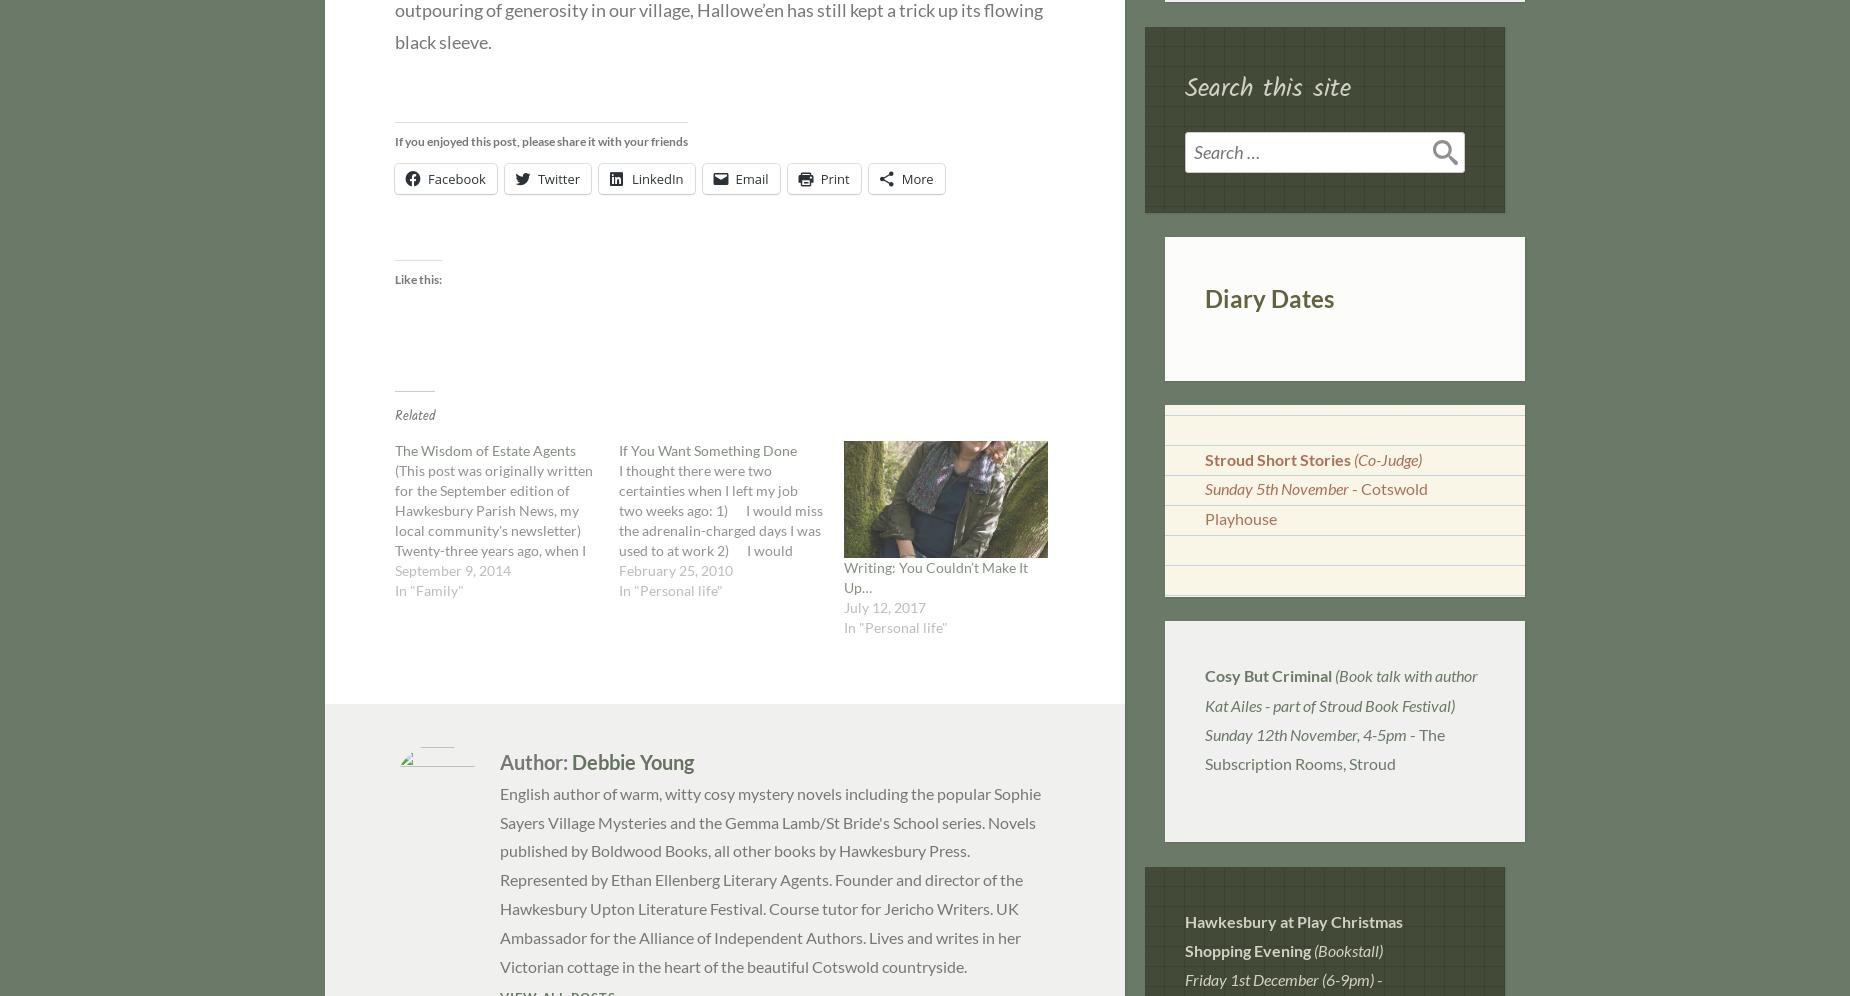 This screenshot has height=996, width=1850. What do you see at coordinates (1183, 88) in the screenshot?
I see `'Search this site'` at bounding box center [1183, 88].